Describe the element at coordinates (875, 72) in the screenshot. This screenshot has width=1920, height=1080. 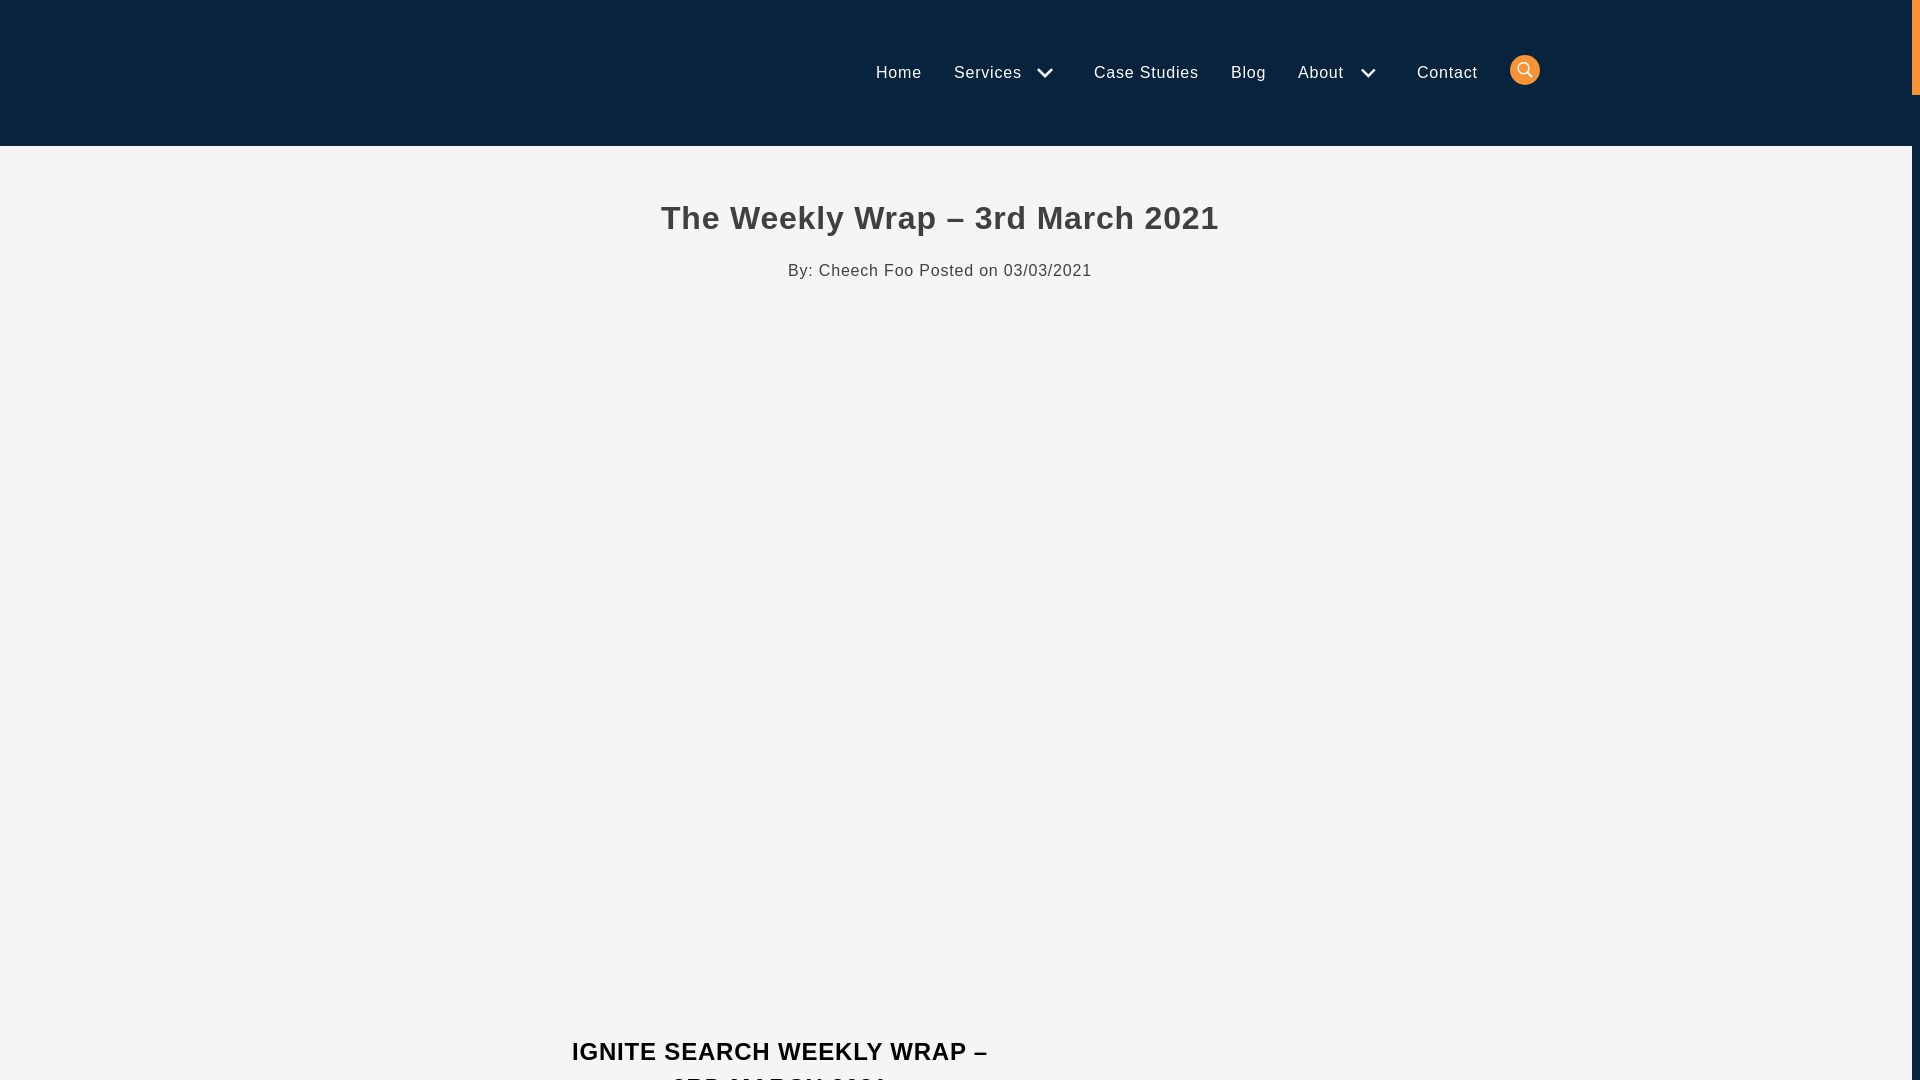
I see `'Home'` at that location.